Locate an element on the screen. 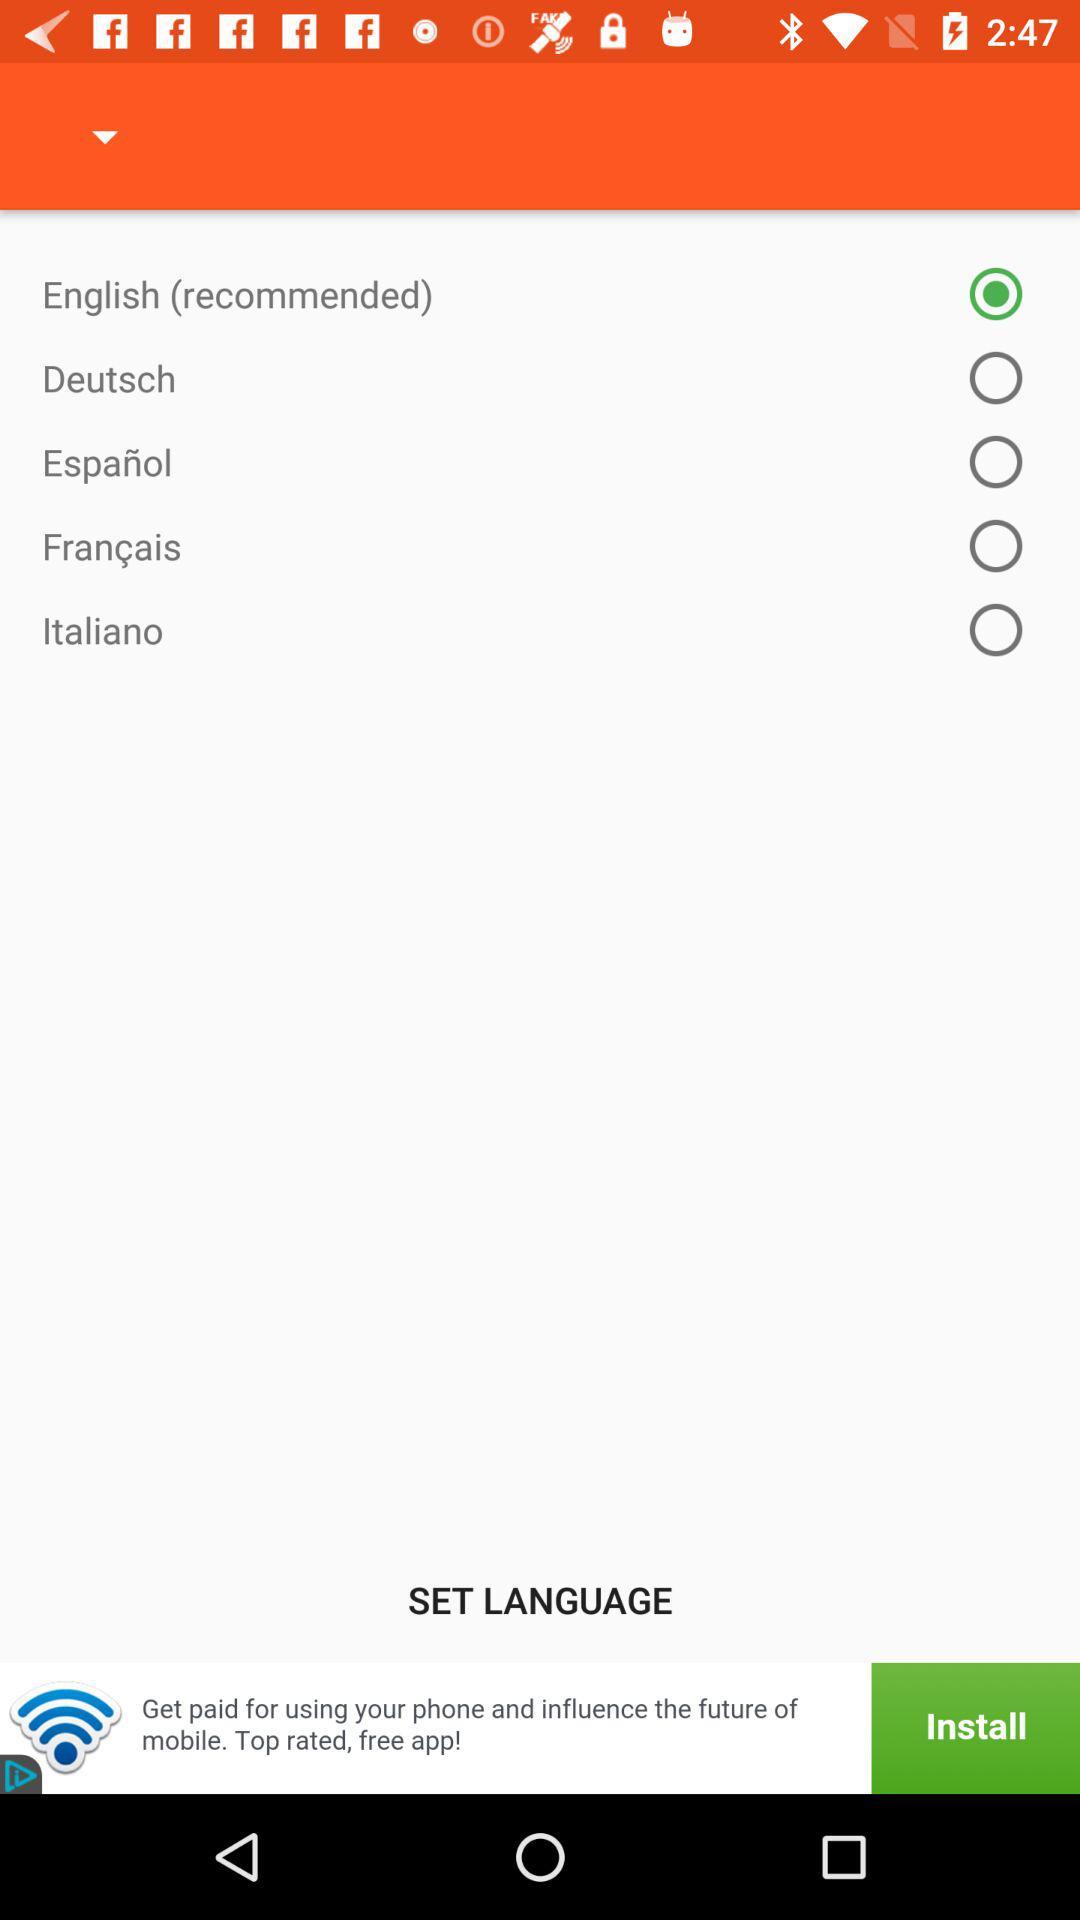 The height and width of the screenshot is (1920, 1080). install app is located at coordinates (540, 1727).